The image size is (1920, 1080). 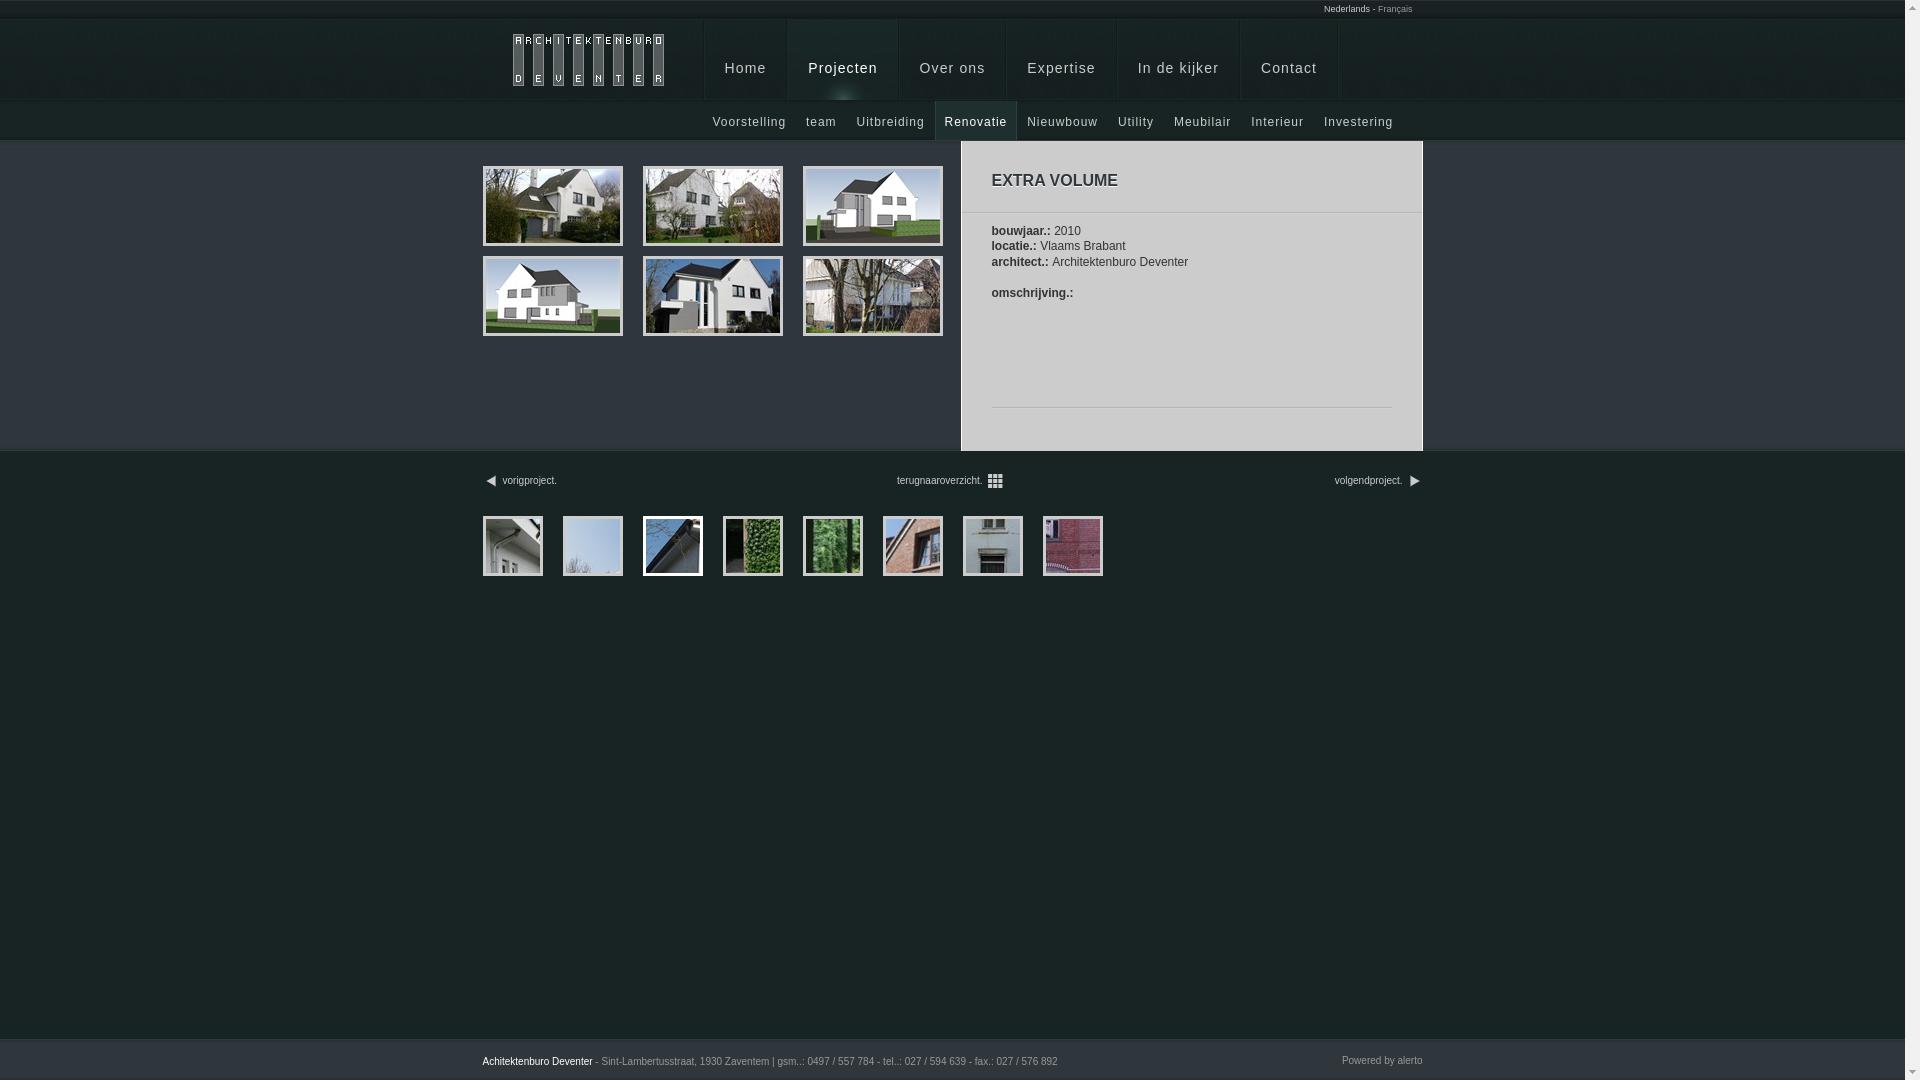 I want to click on 'Contact', so click(x=1289, y=59).